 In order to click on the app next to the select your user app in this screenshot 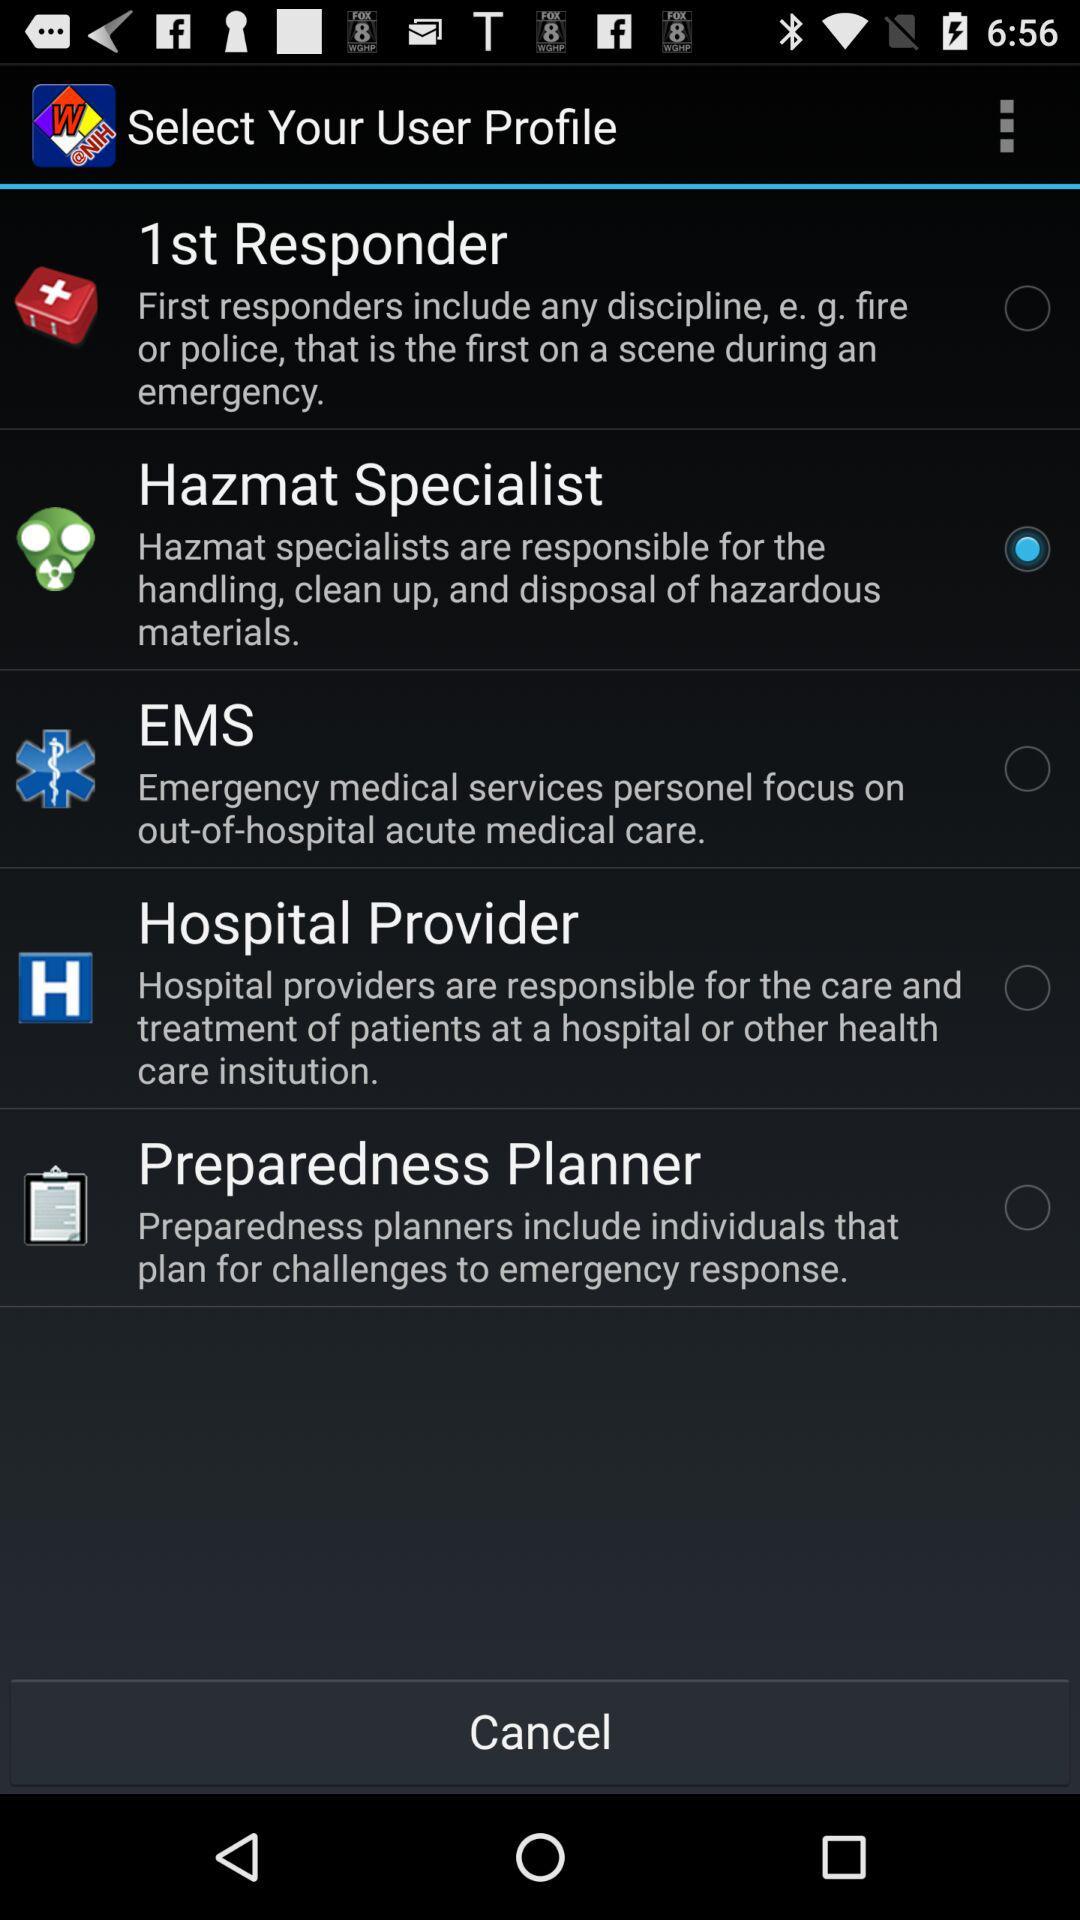, I will do `click(1006, 124)`.